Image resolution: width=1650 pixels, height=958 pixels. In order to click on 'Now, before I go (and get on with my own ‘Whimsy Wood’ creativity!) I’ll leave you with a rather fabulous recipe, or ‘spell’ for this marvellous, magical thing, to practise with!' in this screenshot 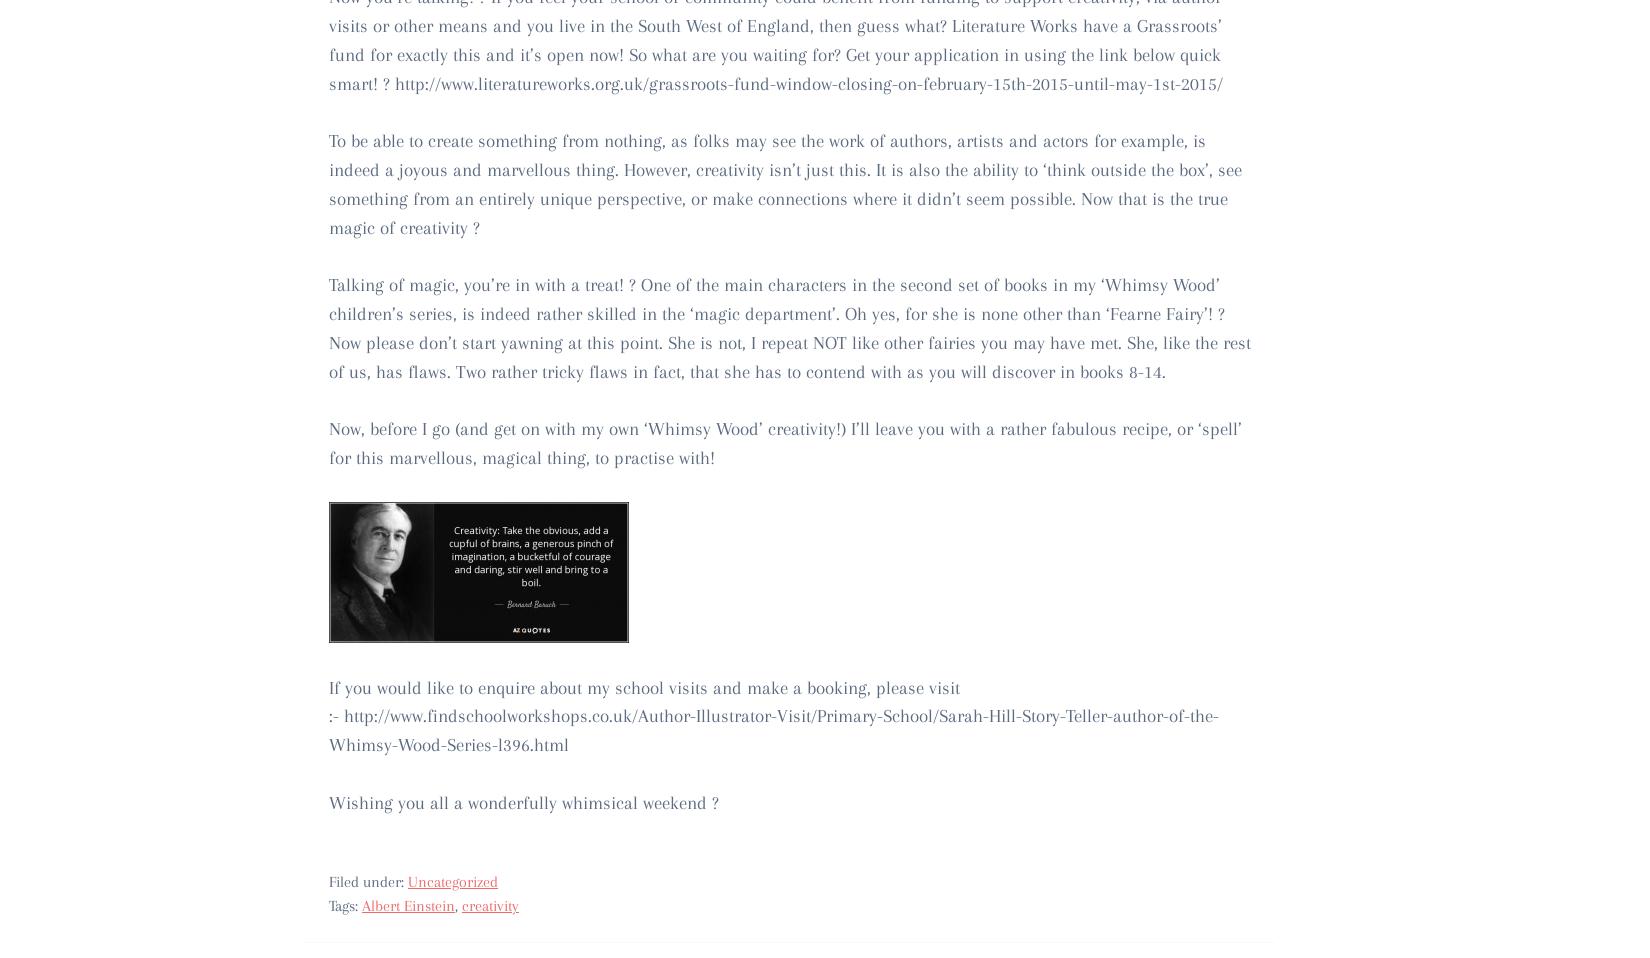, I will do `click(784, 442)`.